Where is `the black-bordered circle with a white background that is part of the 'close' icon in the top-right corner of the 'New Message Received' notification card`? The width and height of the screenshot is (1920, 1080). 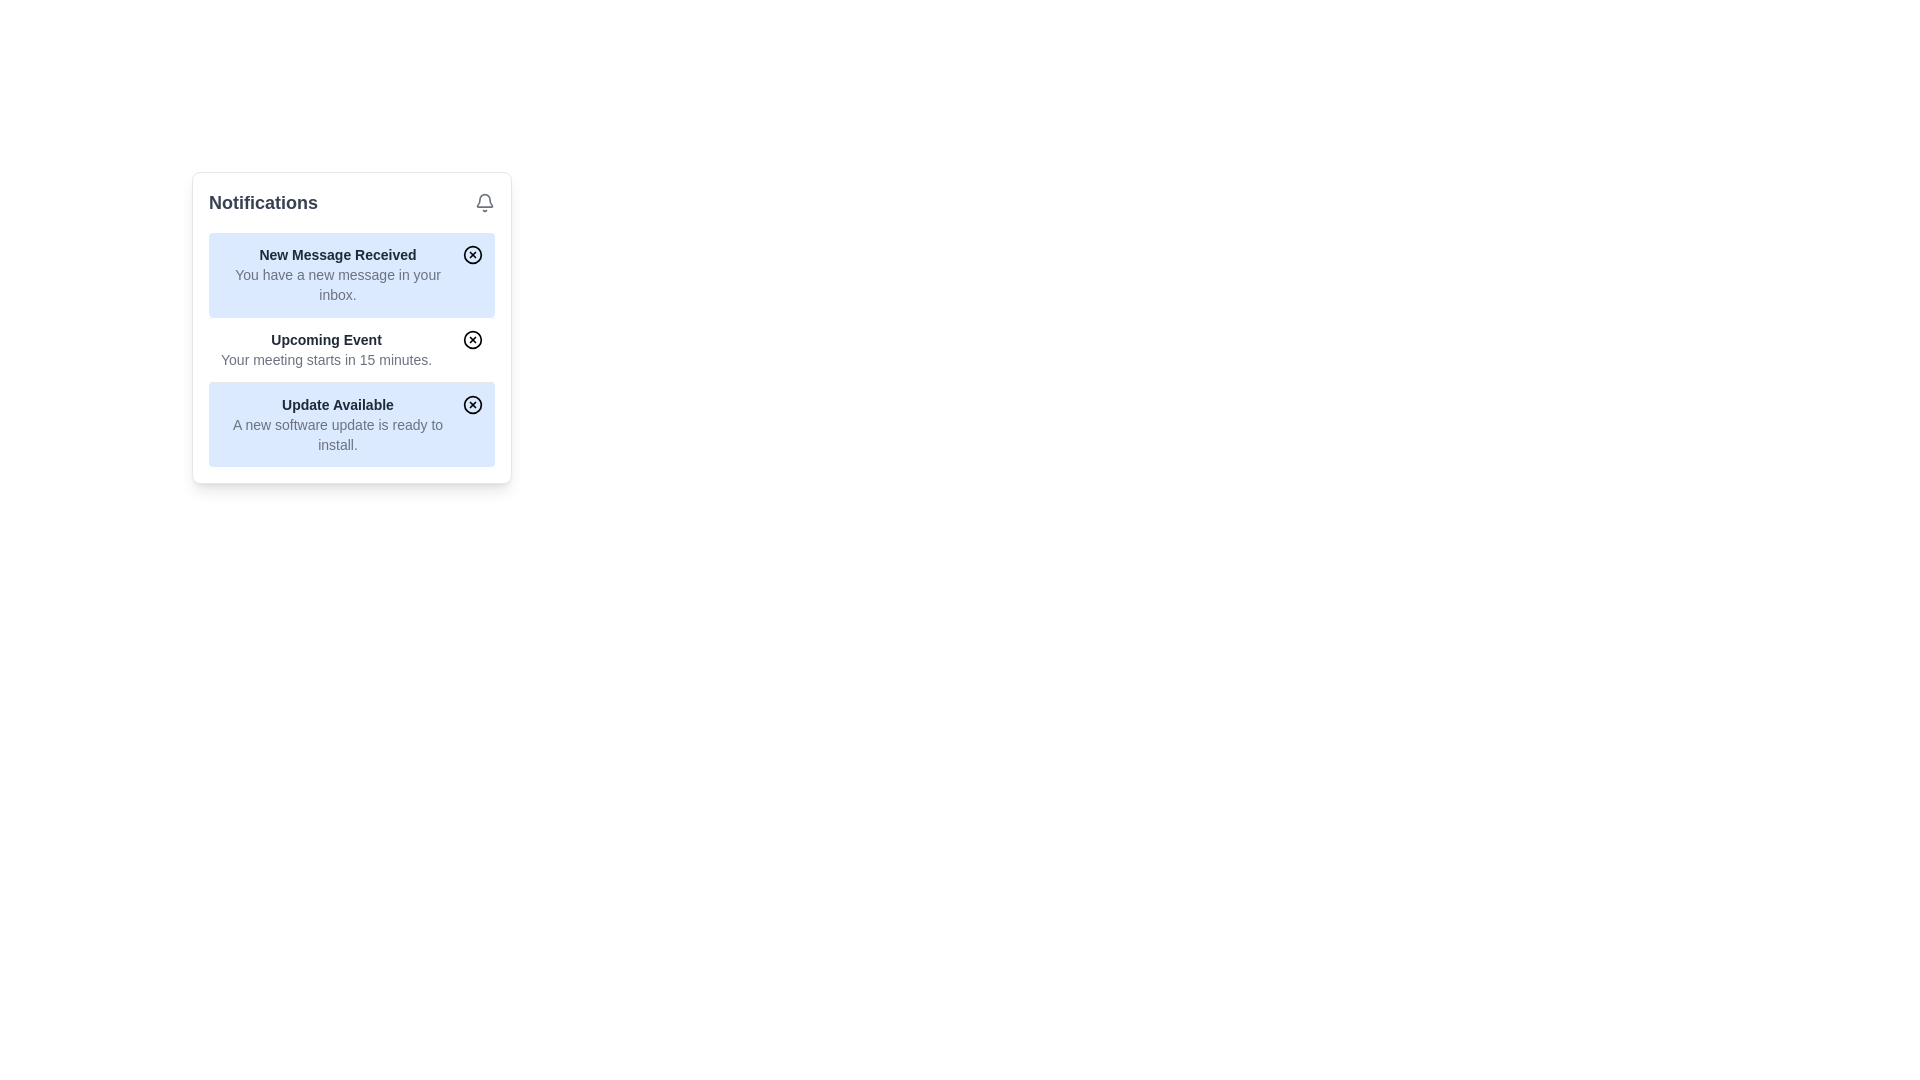 the black-bordered circle with a white background that is part of the 'close' icon in the top-right corner of the 'New Message Received' notification card is located at coordinates (472, 253).